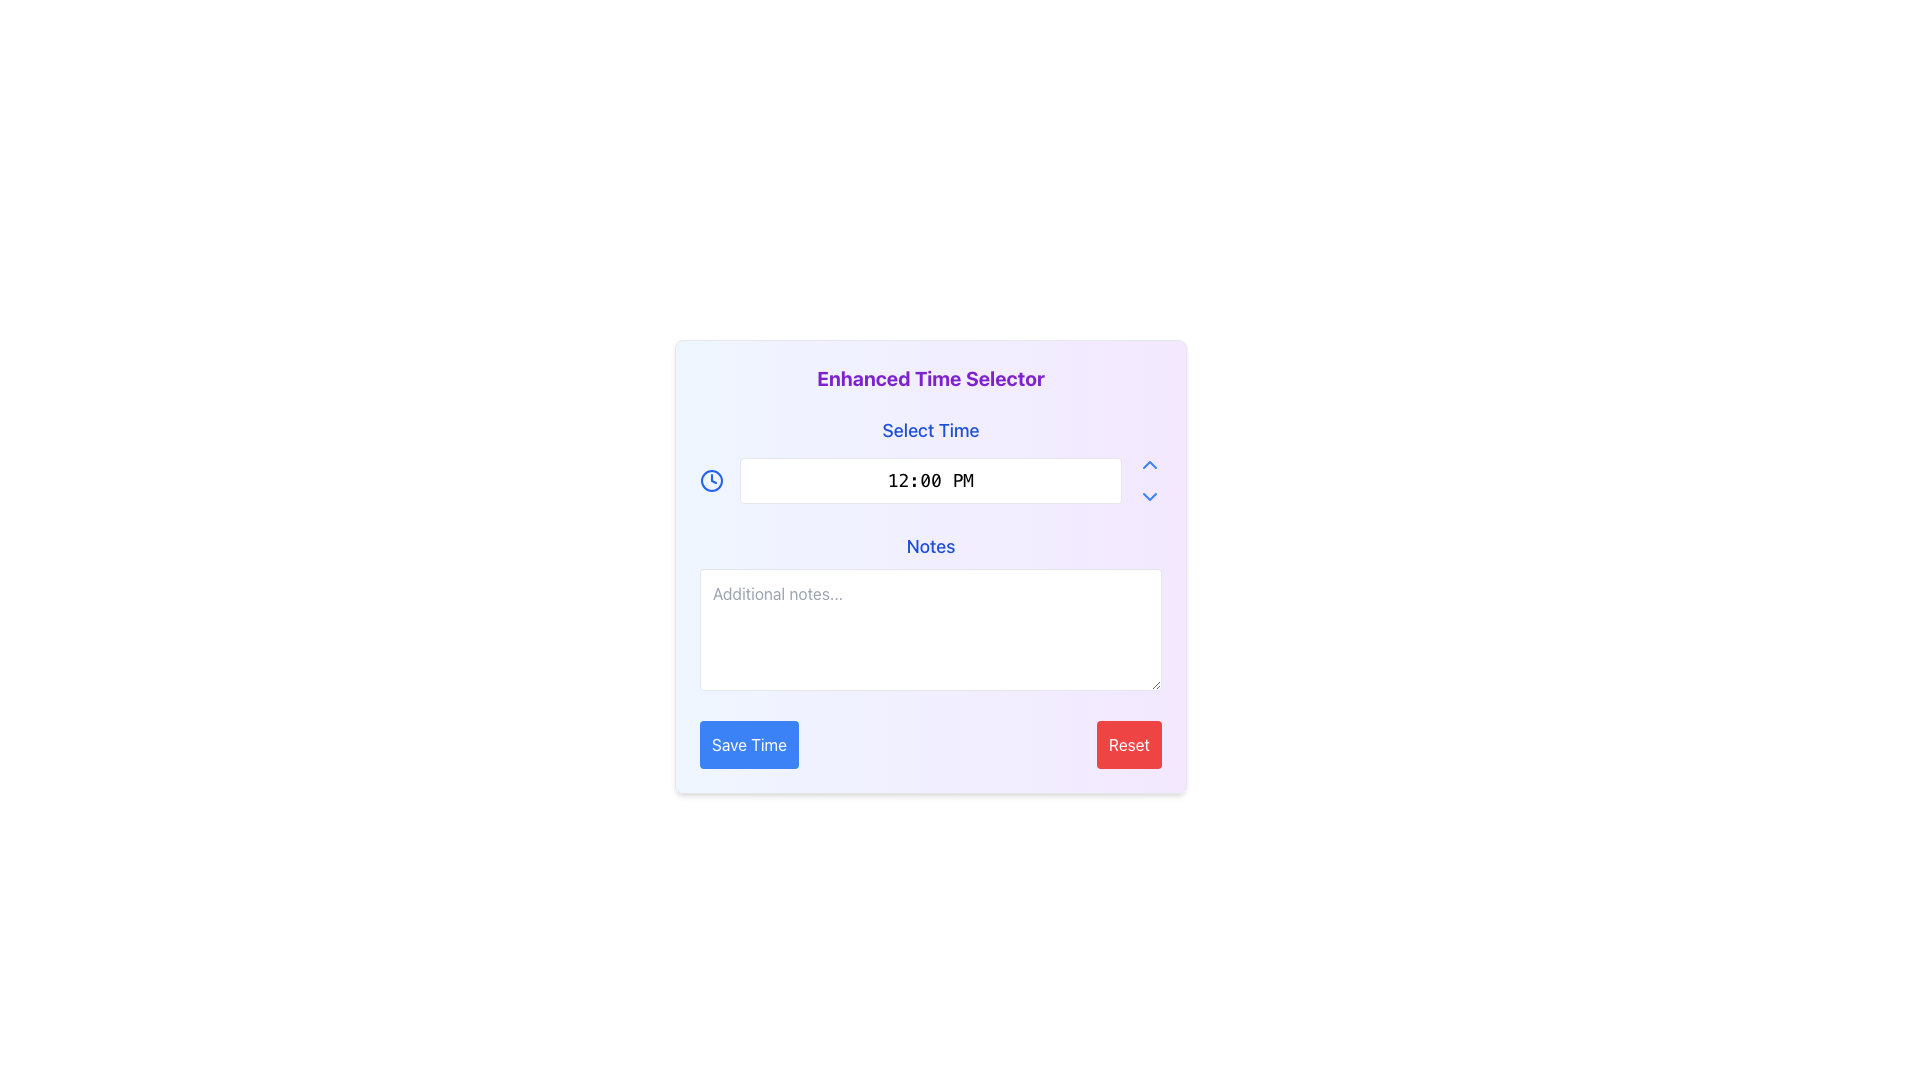 This screenshot has height=1080, width=1920. I want to click on the 'Notes' text label, which is displayed in bold blue font and located between a time selector and a multi-line text input box, so click(930, 547).